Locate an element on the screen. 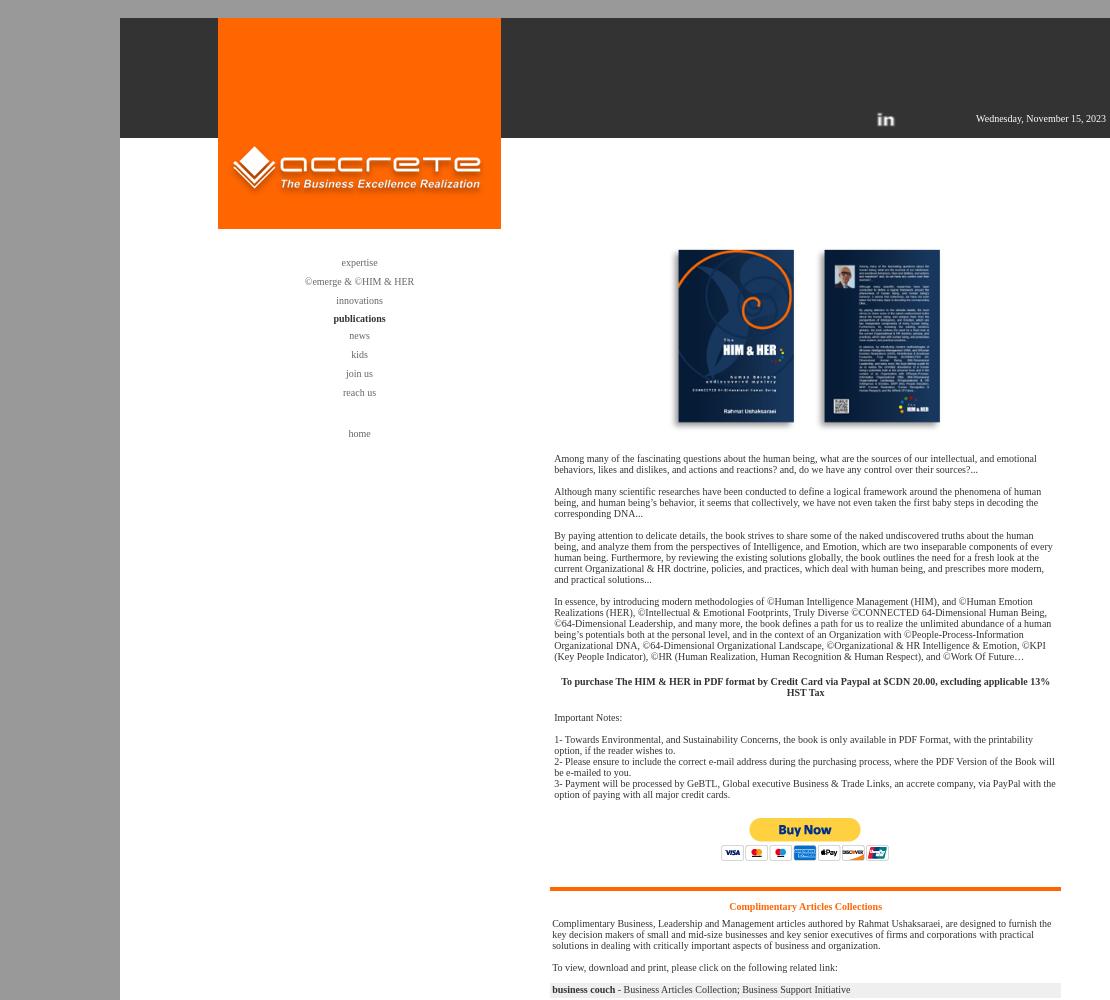 The height and width of the screenshot is (1000, 1110). '2- Please ensure to include the correct e-mail address during the
purchasing process, where the PDF Version of the Book will be e-mailed
to you.' is located at coordinates (803, 767).